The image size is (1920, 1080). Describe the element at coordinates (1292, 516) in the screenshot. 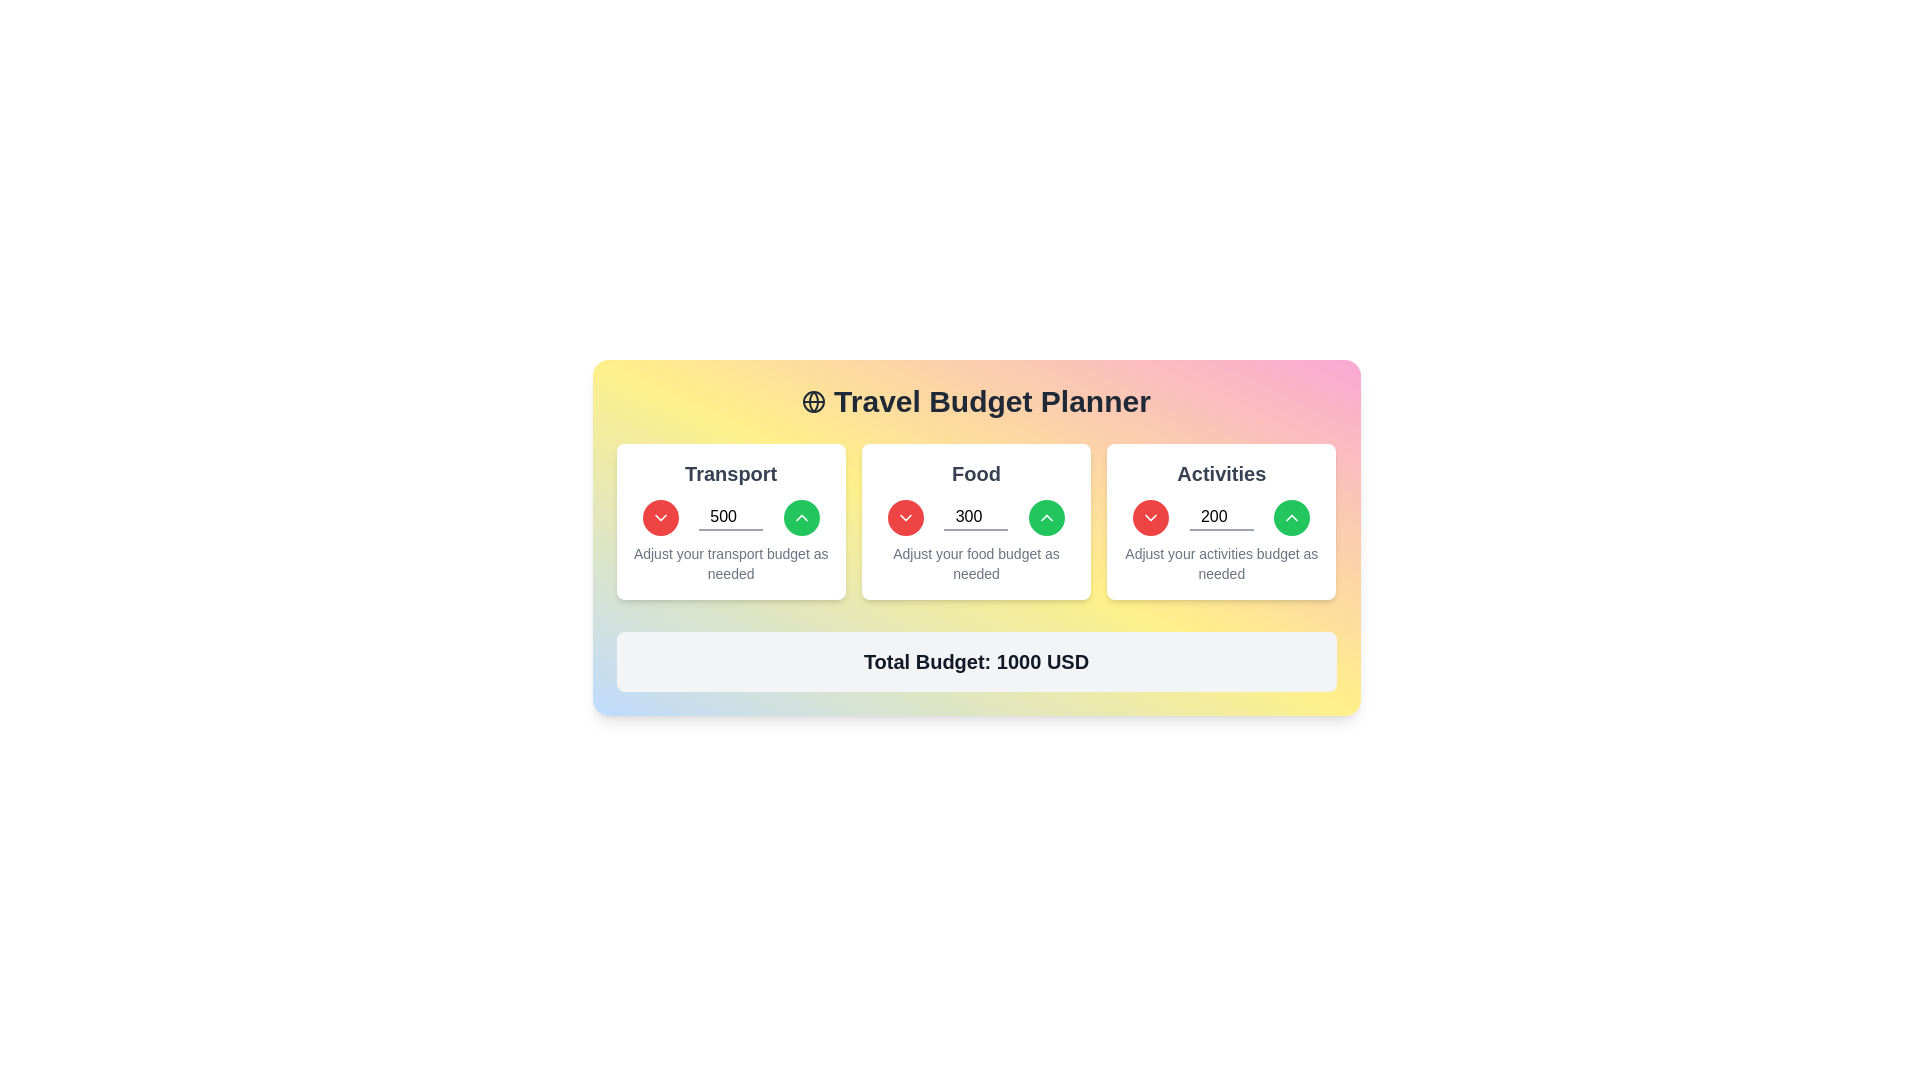

I see `the button located to the far right of the numeric input labeled '200' in the 'Activities' section` at that location.